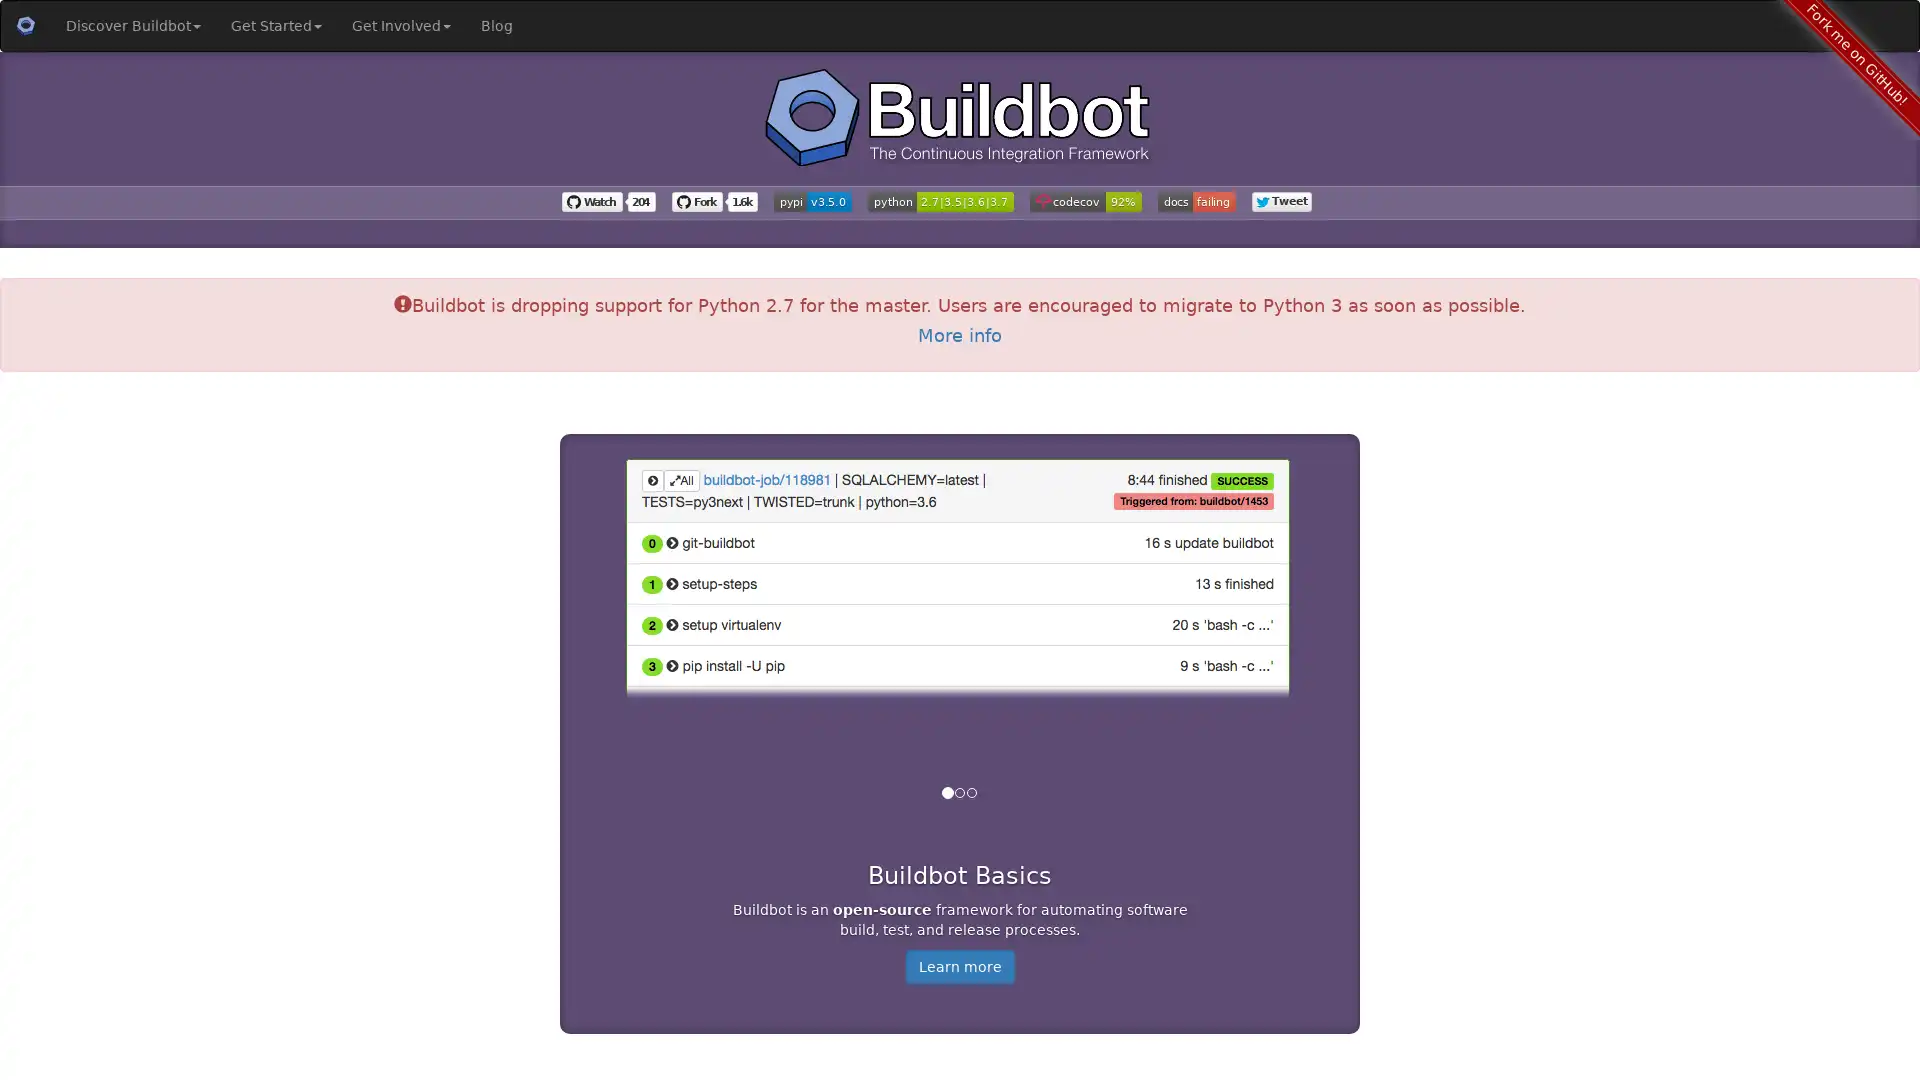 Image resolution: width=1920 pixels, height=1080 pixels. Describe the element at coordinates (400, 26) in the screenshot. I see `Get Involved` at that location.